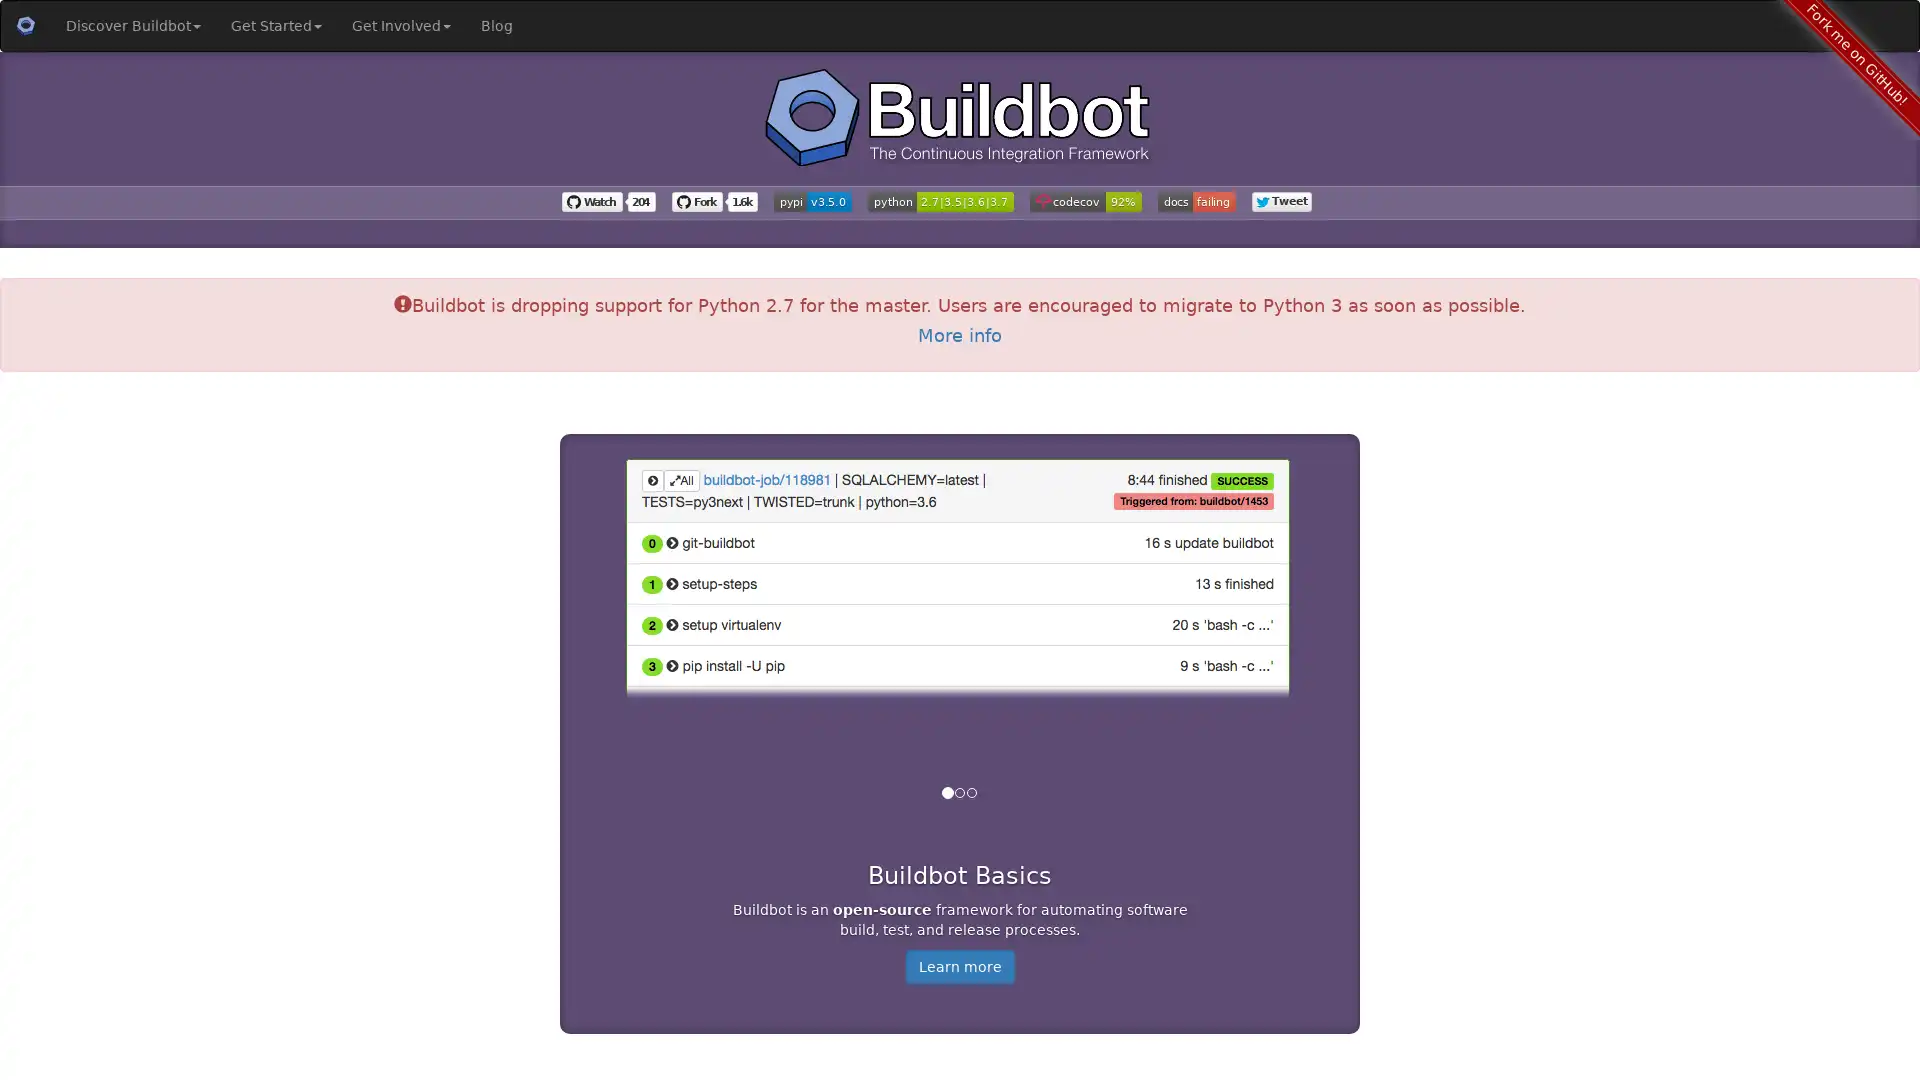 Image resolution: width=1920 pixels, height=1080 pixels. Describe the element at coordinates (400, 26) in the screenshot. I see `Get Involved` at that location.